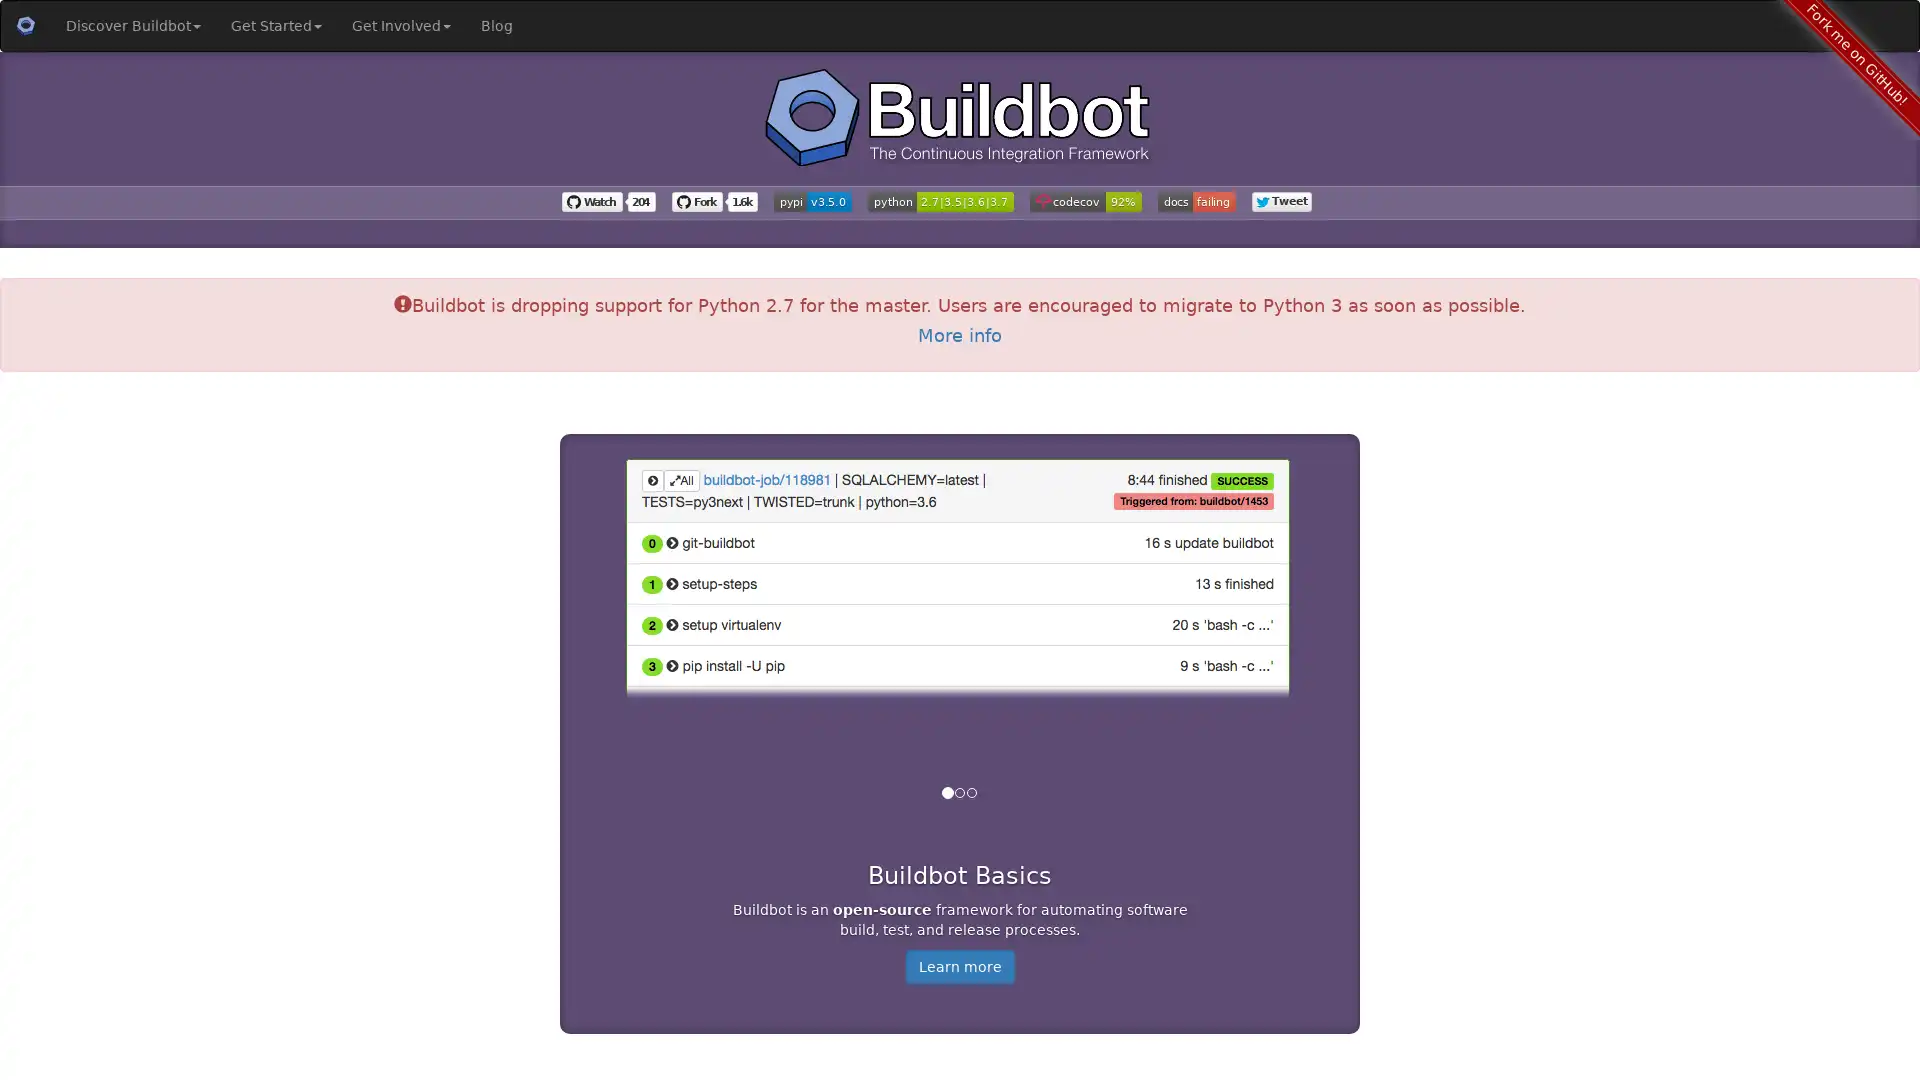 Image resolution: width=1920 pixels, height=1080 pixels. Describe the element at coordinates (400, 26) in the screenshot. I see `Get Involved` at that location.